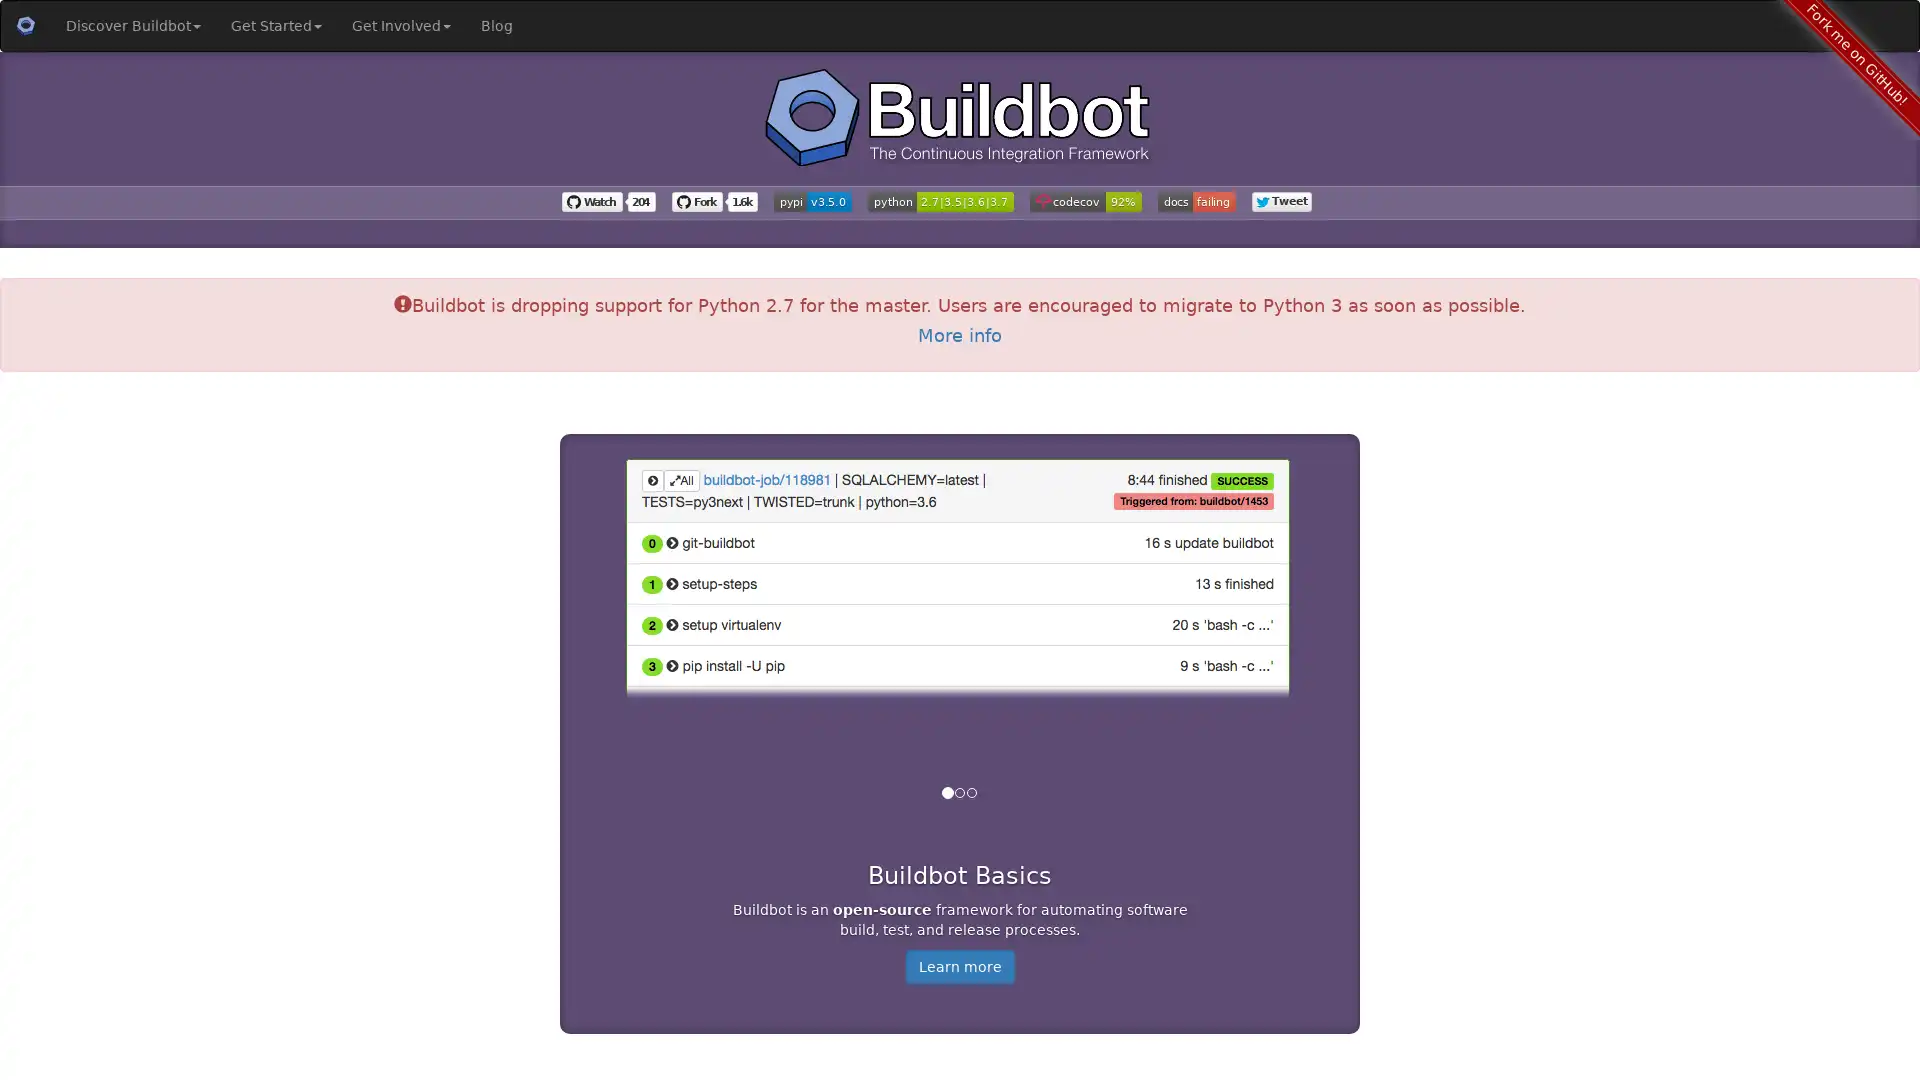 Image resolution: width=1920 pixels, height=1080 pixels. Describe the element at coordinates (400, 26) in the screenshot. I see `Get Involved` at that location.